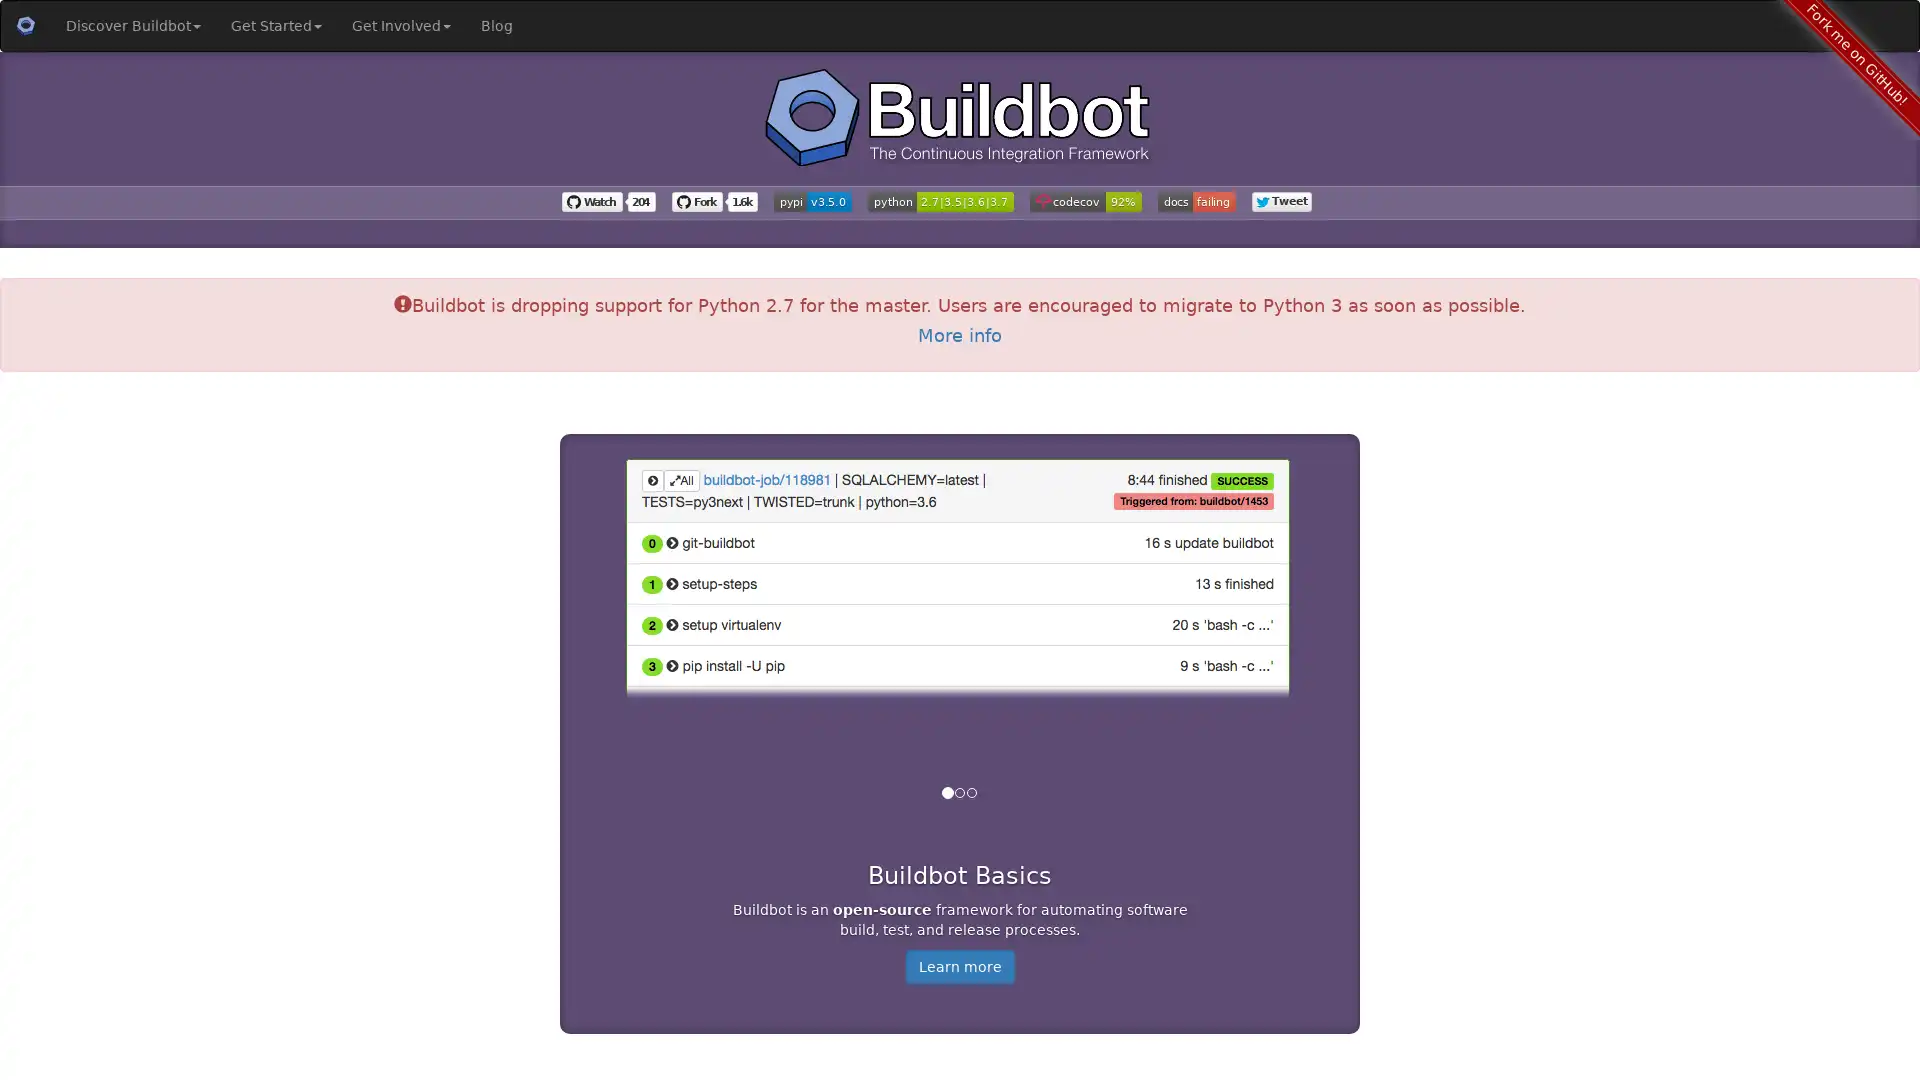 Image resolution: width=1920 pixels, height=1080 pixels. Describe the element at coordinates (400, 26) in the screenshot. I see `Get Involved` at that location.